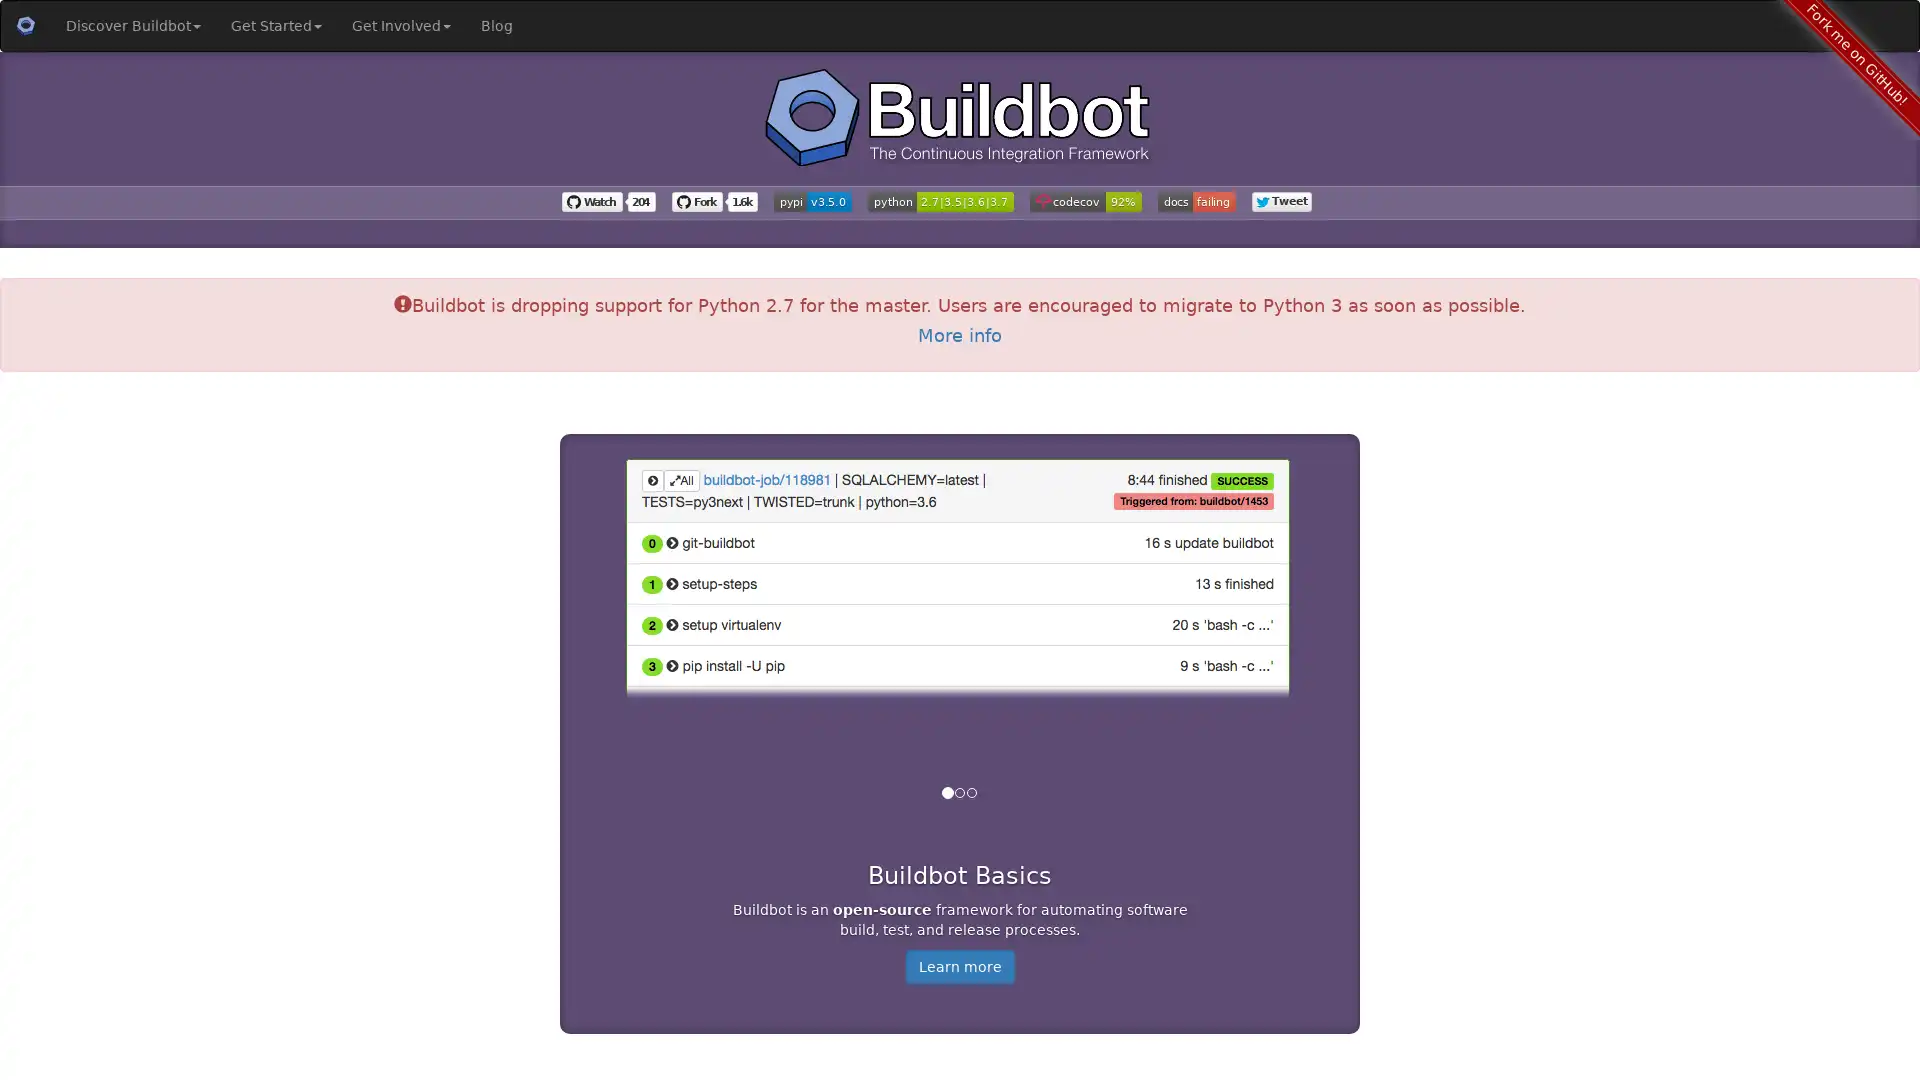 Image resolution: width=1920 pixels, height=1080 pixels. Describe the element at coordinates (400, 26) in the screenshot. I see `Get Involved` at that location.